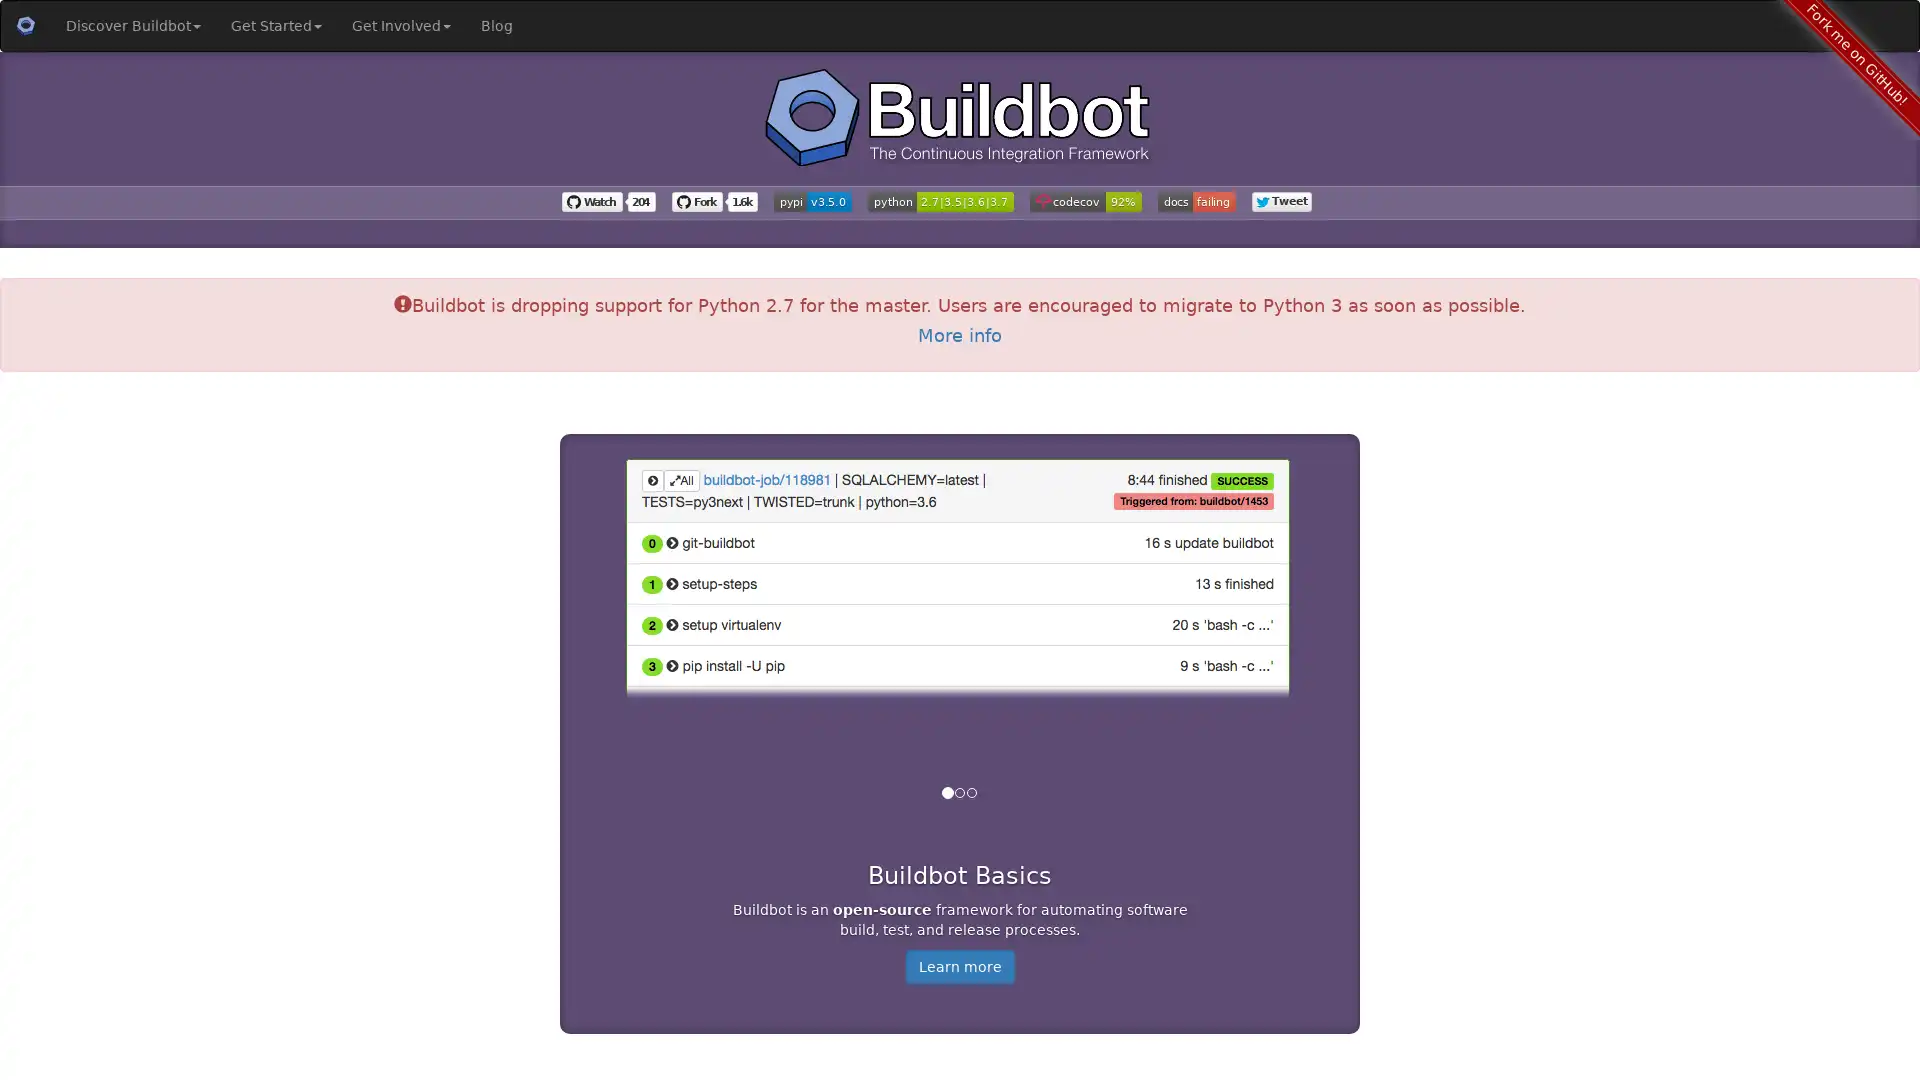 Image resolution: width=1920 pixels, height=1080 pixels. Describe the element at coordinates (400, 26) in the screenshot. I see `Get Involved` at that location.